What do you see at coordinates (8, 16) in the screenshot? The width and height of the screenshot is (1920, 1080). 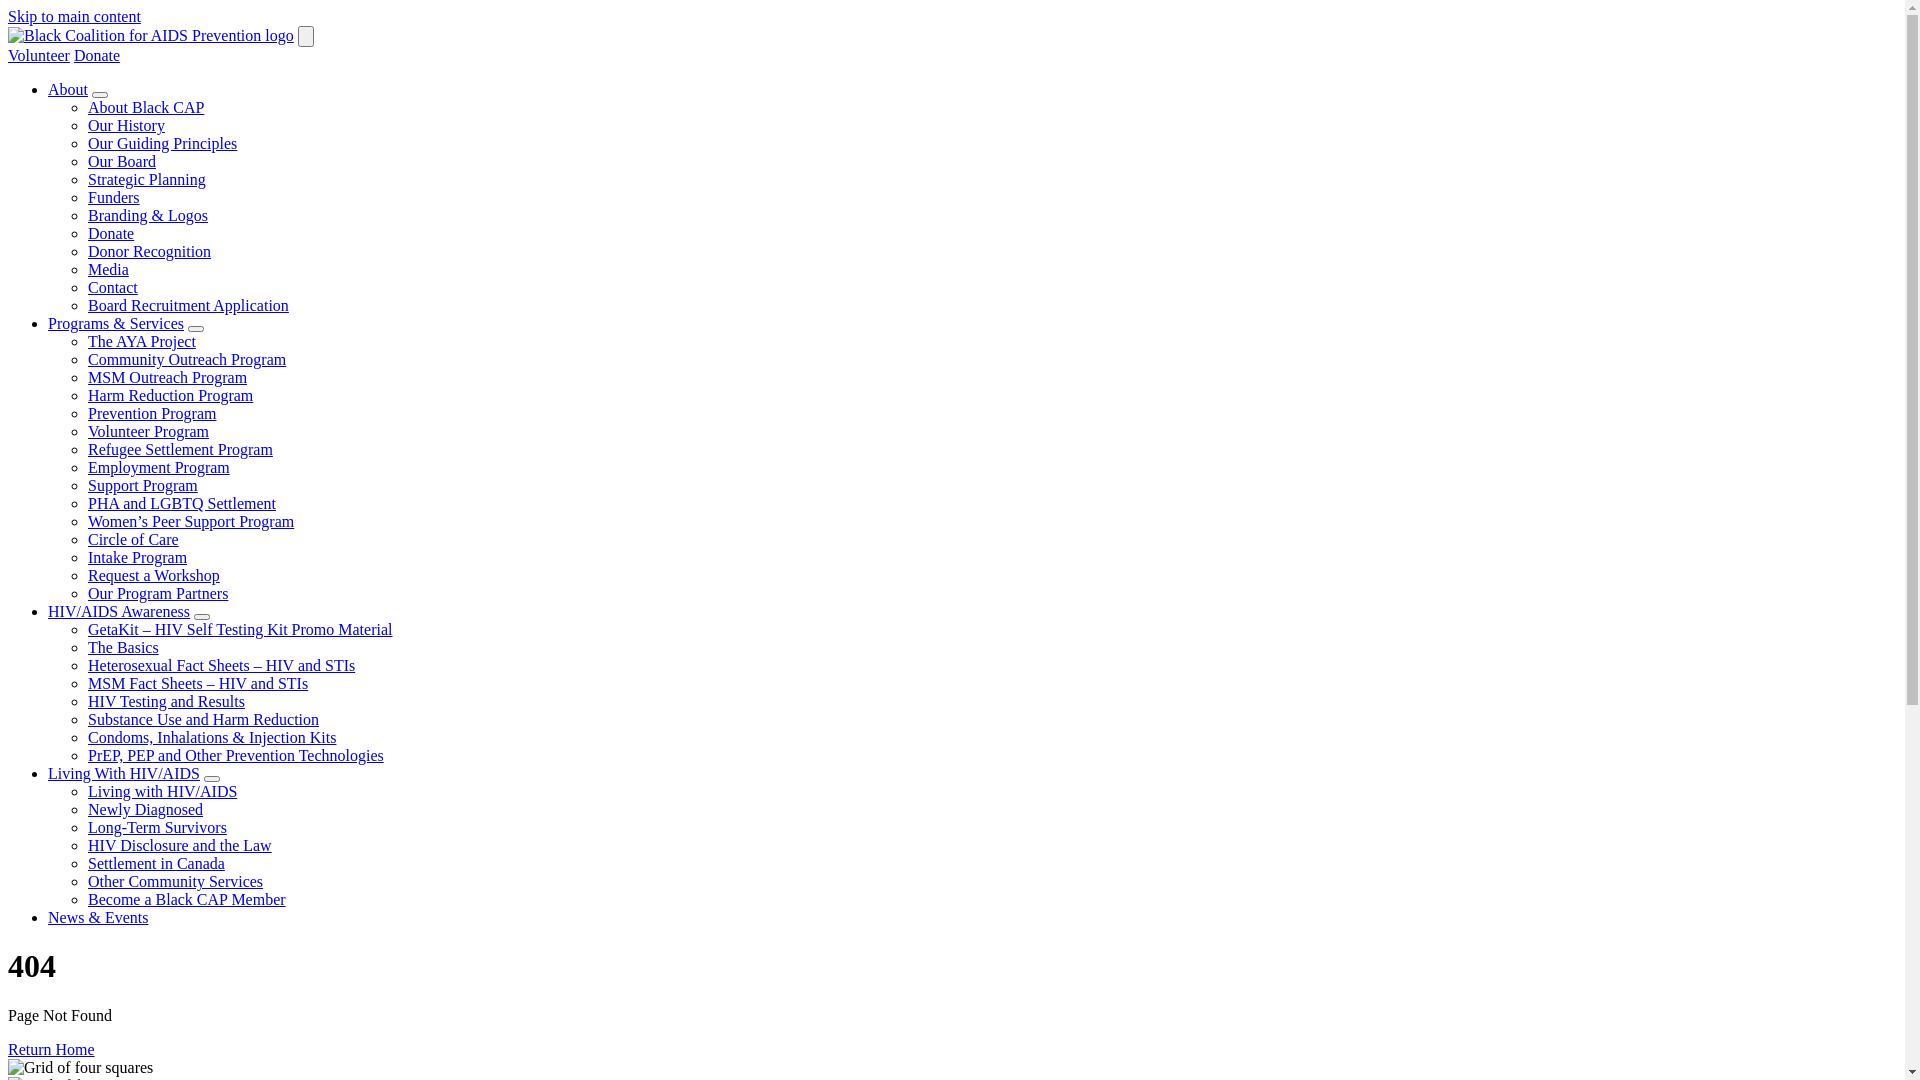 I see `'Skip to main content'` at bounding box center [8, 16].